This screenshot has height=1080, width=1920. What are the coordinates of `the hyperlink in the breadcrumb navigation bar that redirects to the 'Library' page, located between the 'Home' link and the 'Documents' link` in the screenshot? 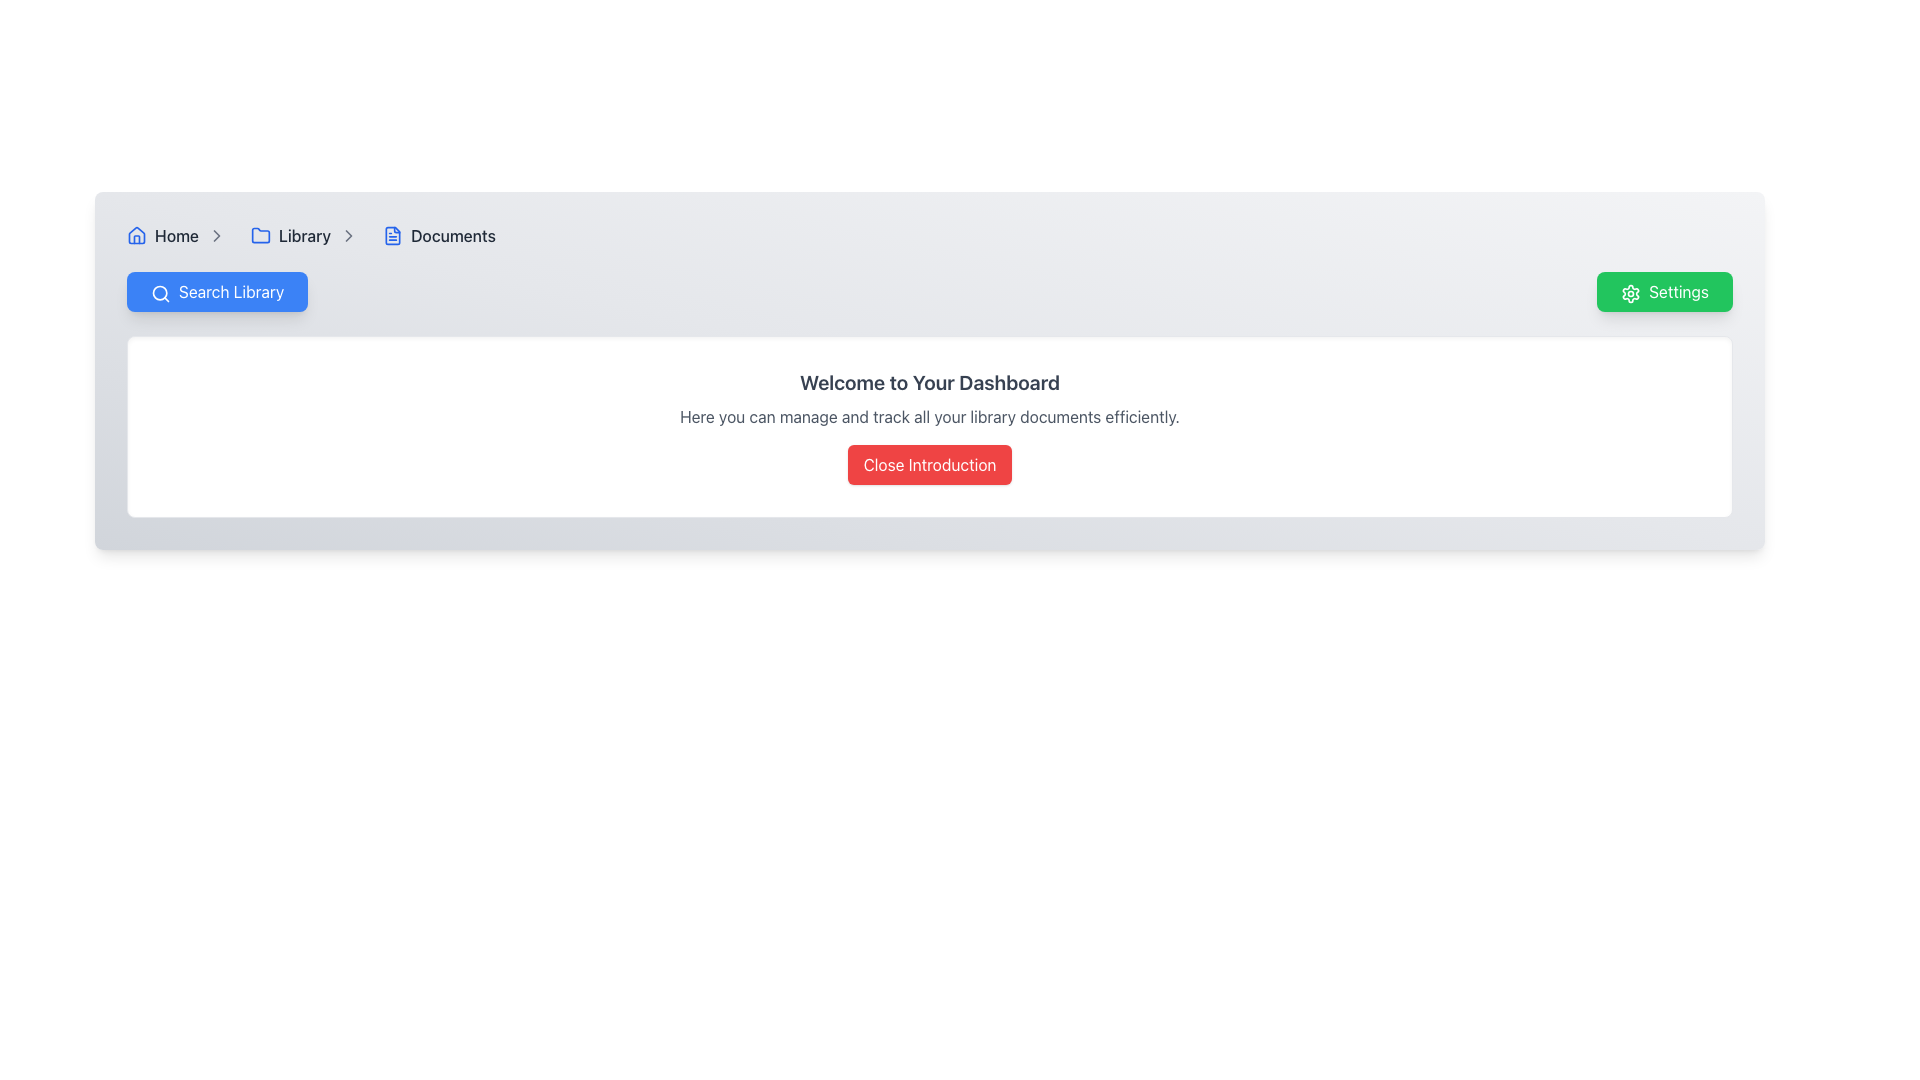 It's located at (304, 234).